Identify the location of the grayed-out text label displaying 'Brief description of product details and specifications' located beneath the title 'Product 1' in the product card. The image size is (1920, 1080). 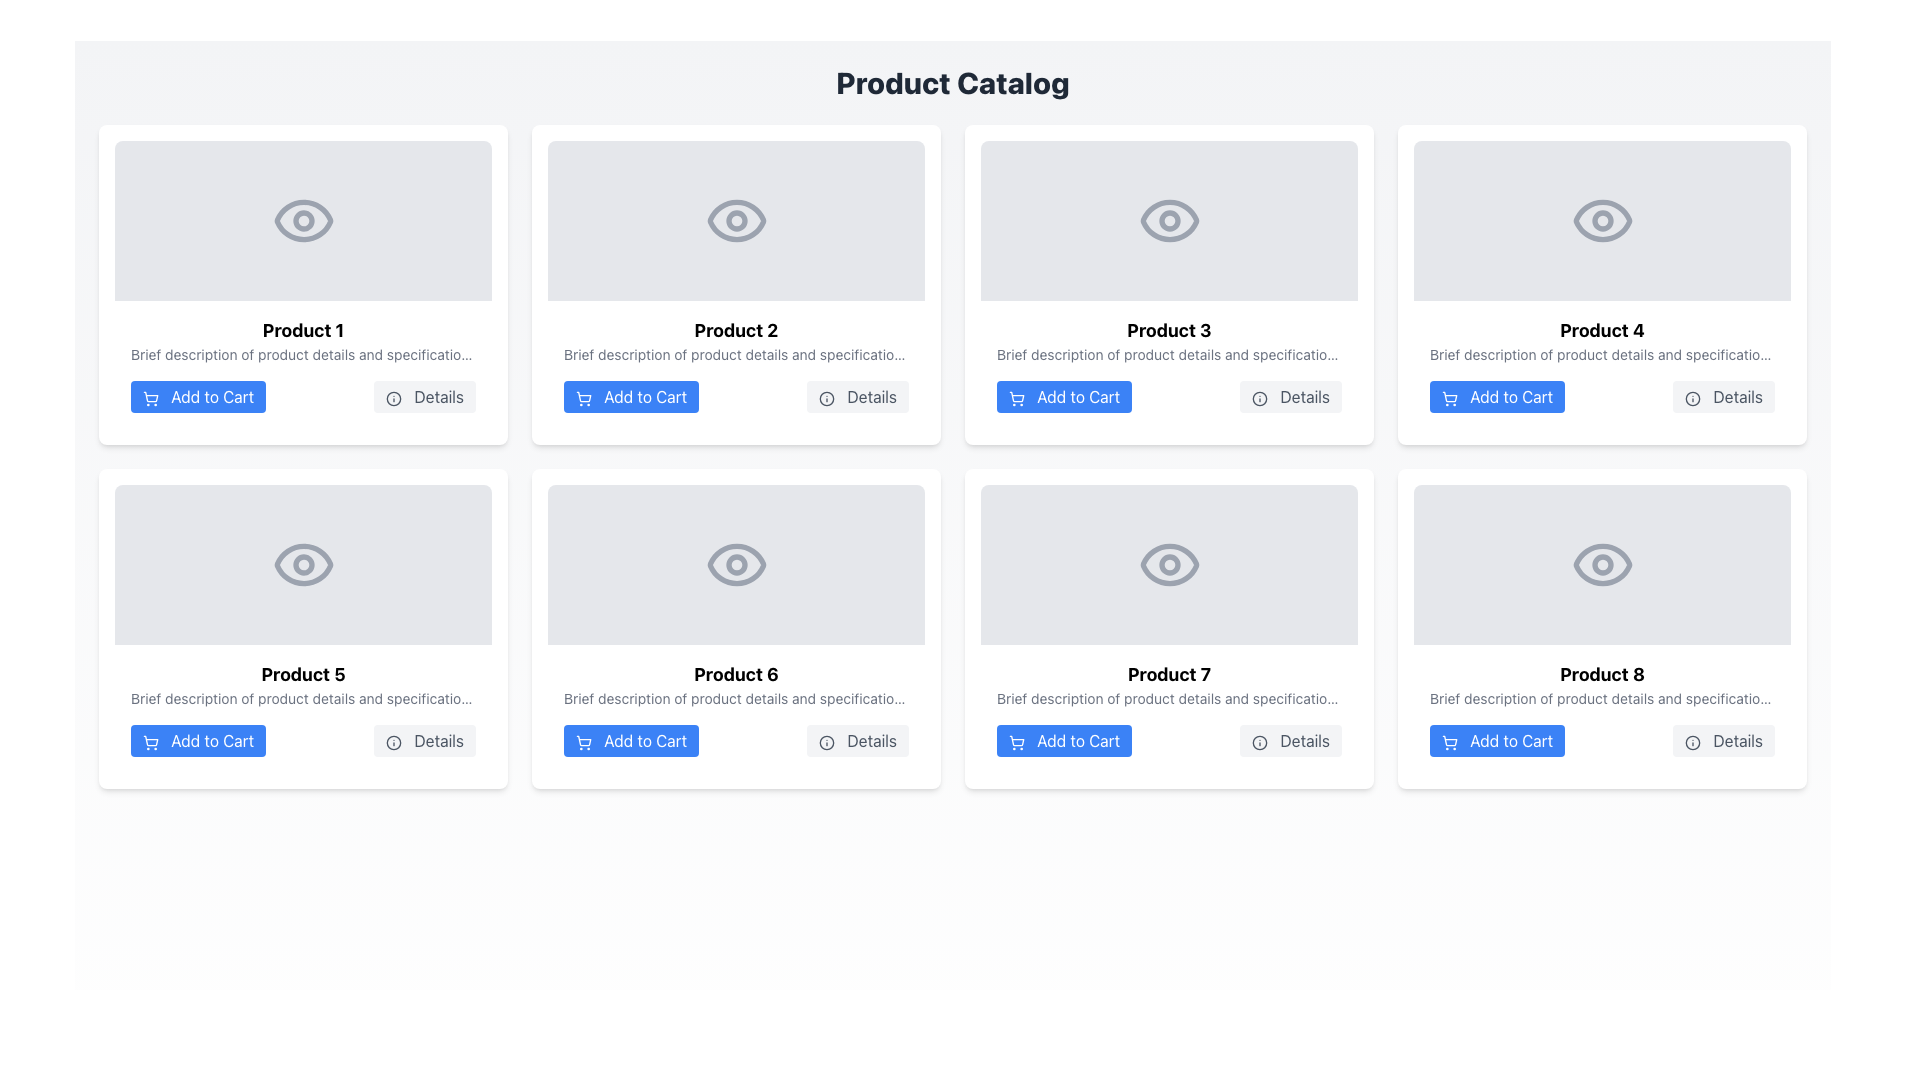
(302, 353).